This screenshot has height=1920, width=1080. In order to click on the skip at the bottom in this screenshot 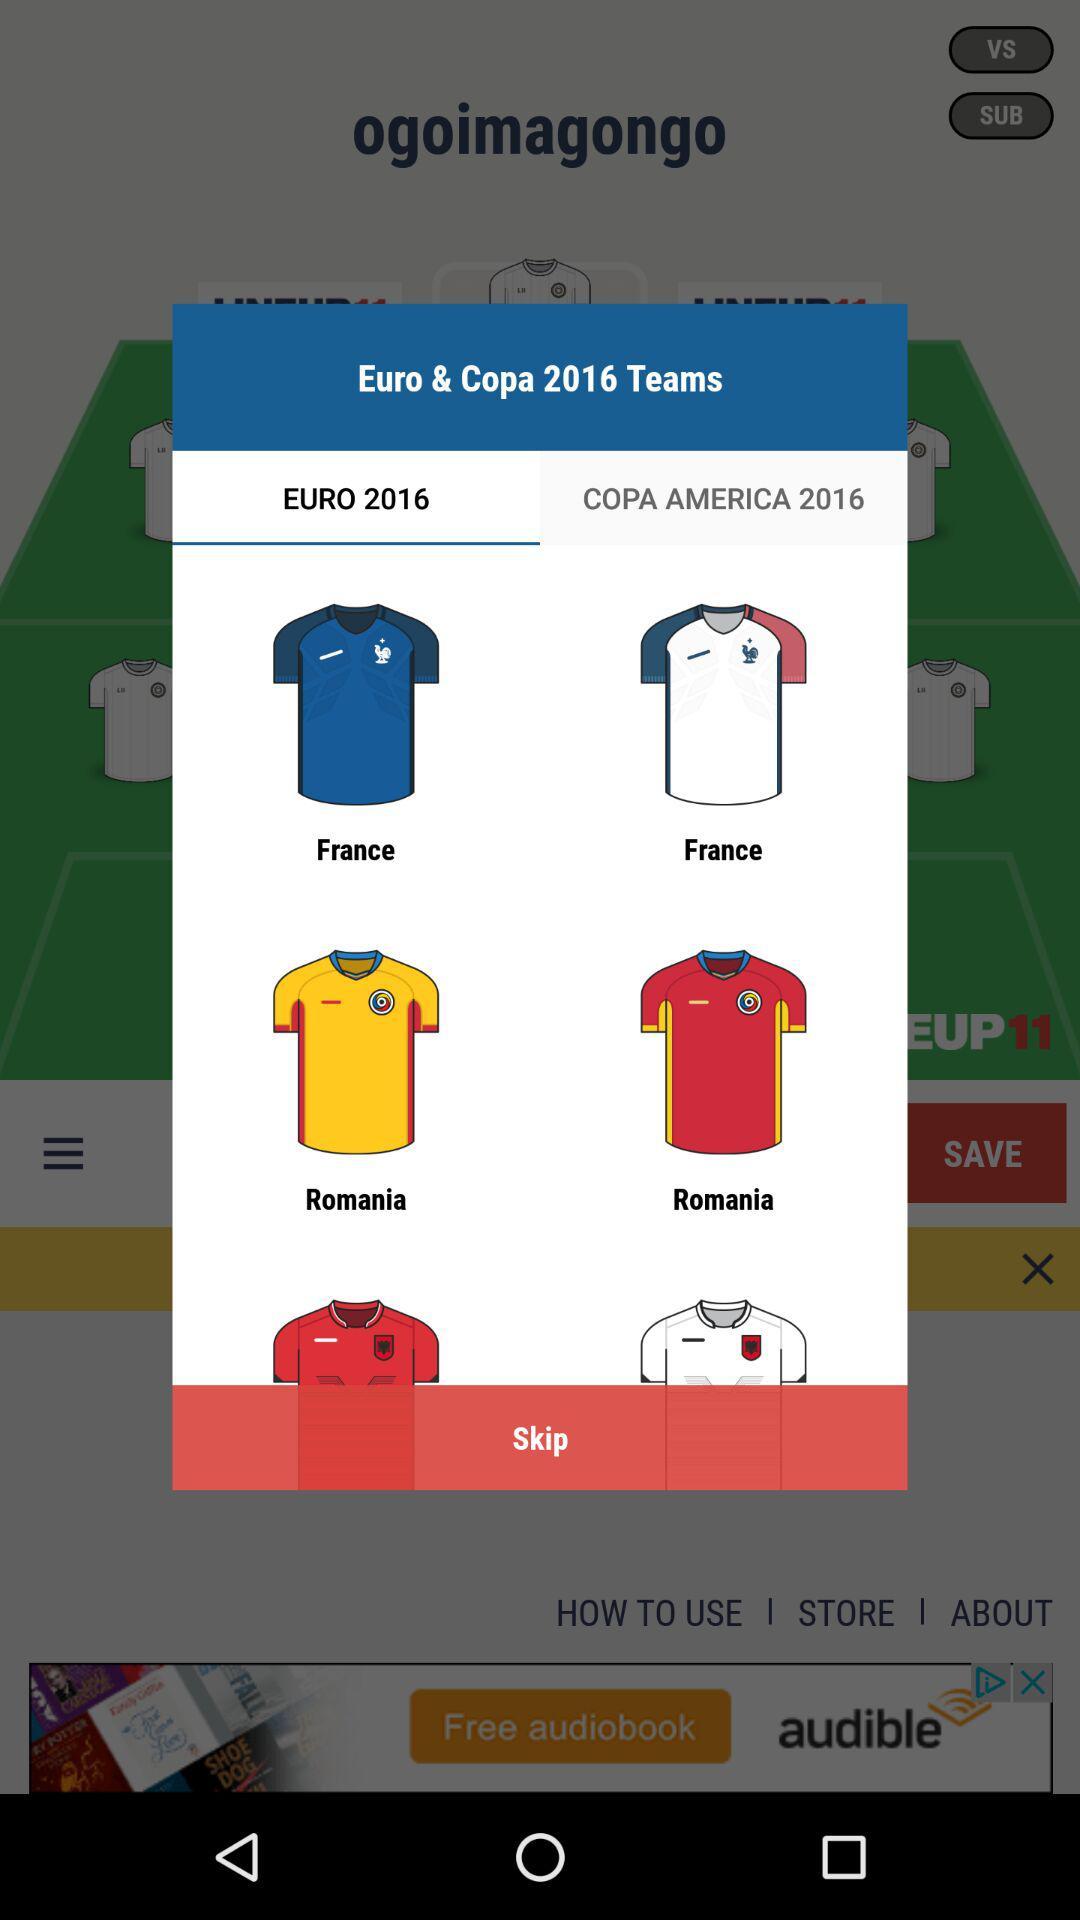, I will do `click(540, 1436)`.